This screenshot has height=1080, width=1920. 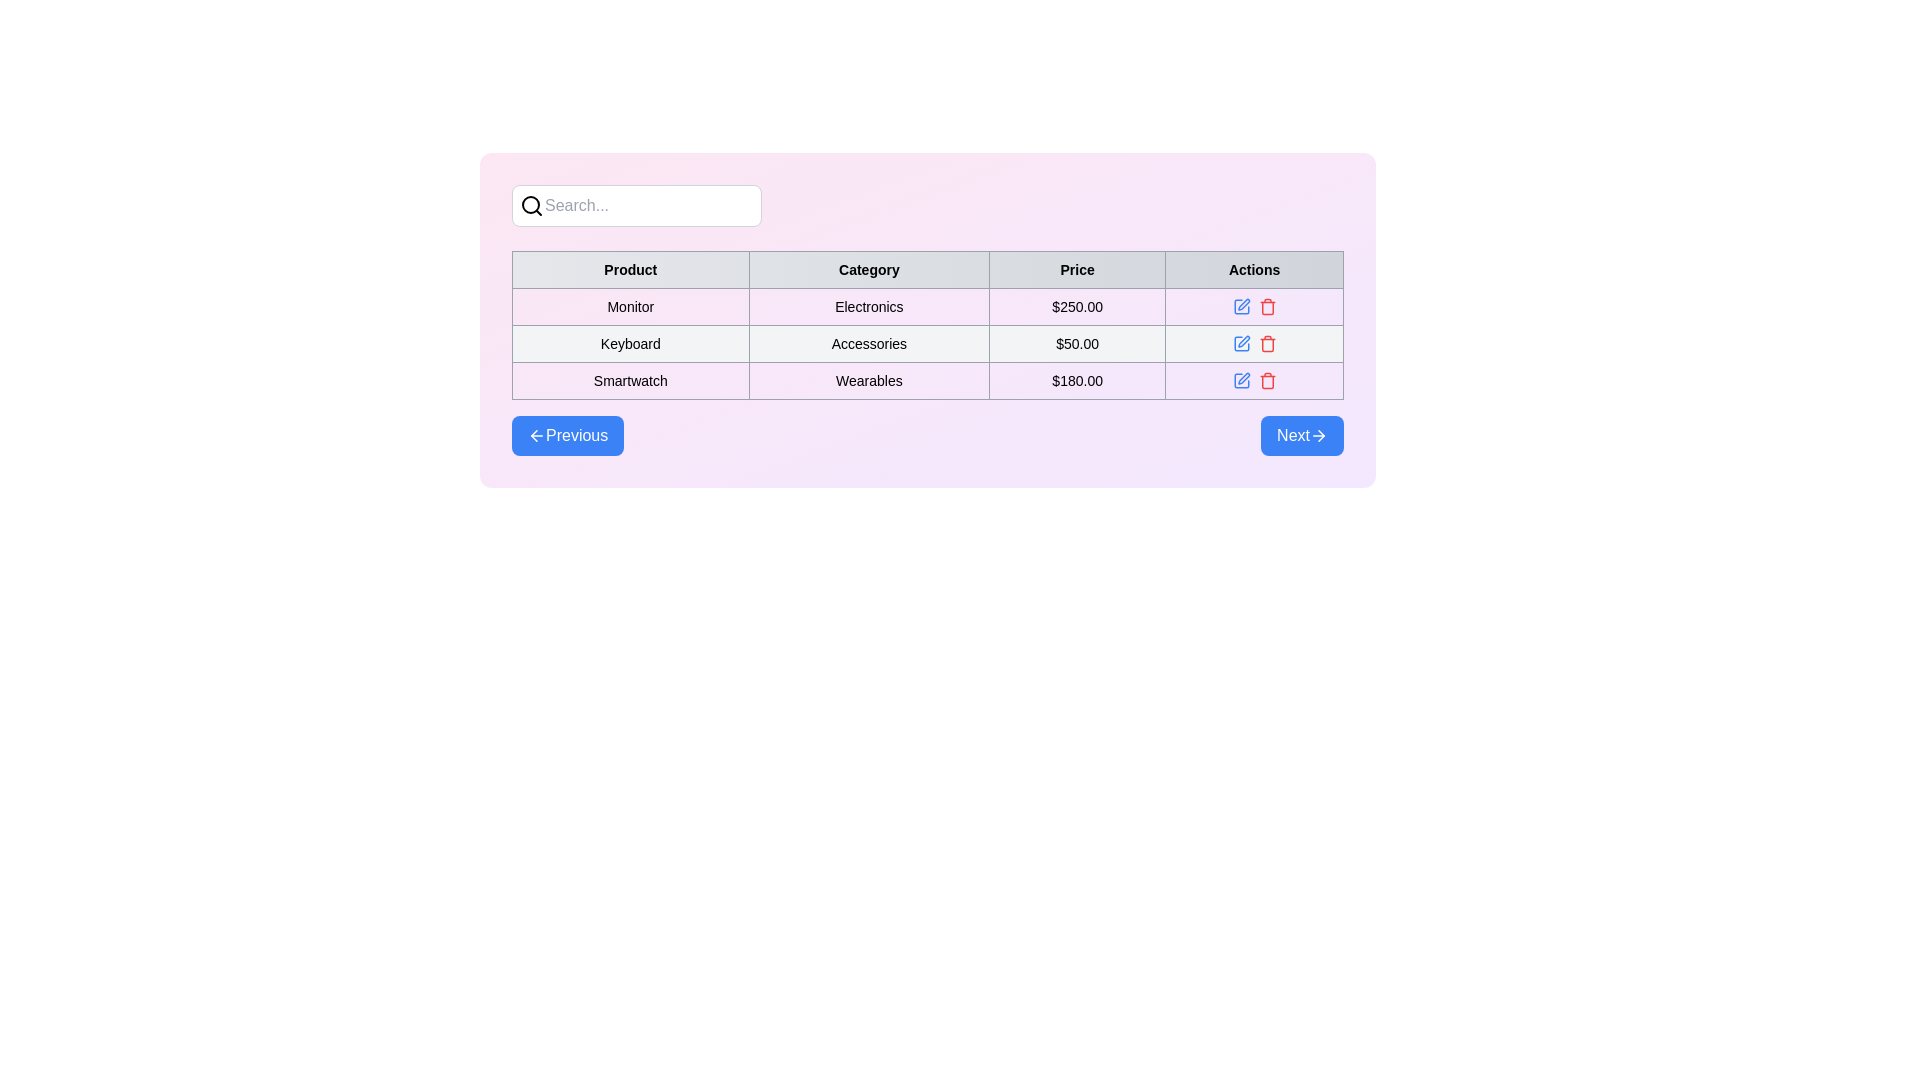 What do you see at coordinates (1076, 342) in the screenshot?
I see `price value displayed for the item 'Keyboard' located in the third column of the second row in the tabular interface under the 'Price' header` at bounding box center [1076, 342].